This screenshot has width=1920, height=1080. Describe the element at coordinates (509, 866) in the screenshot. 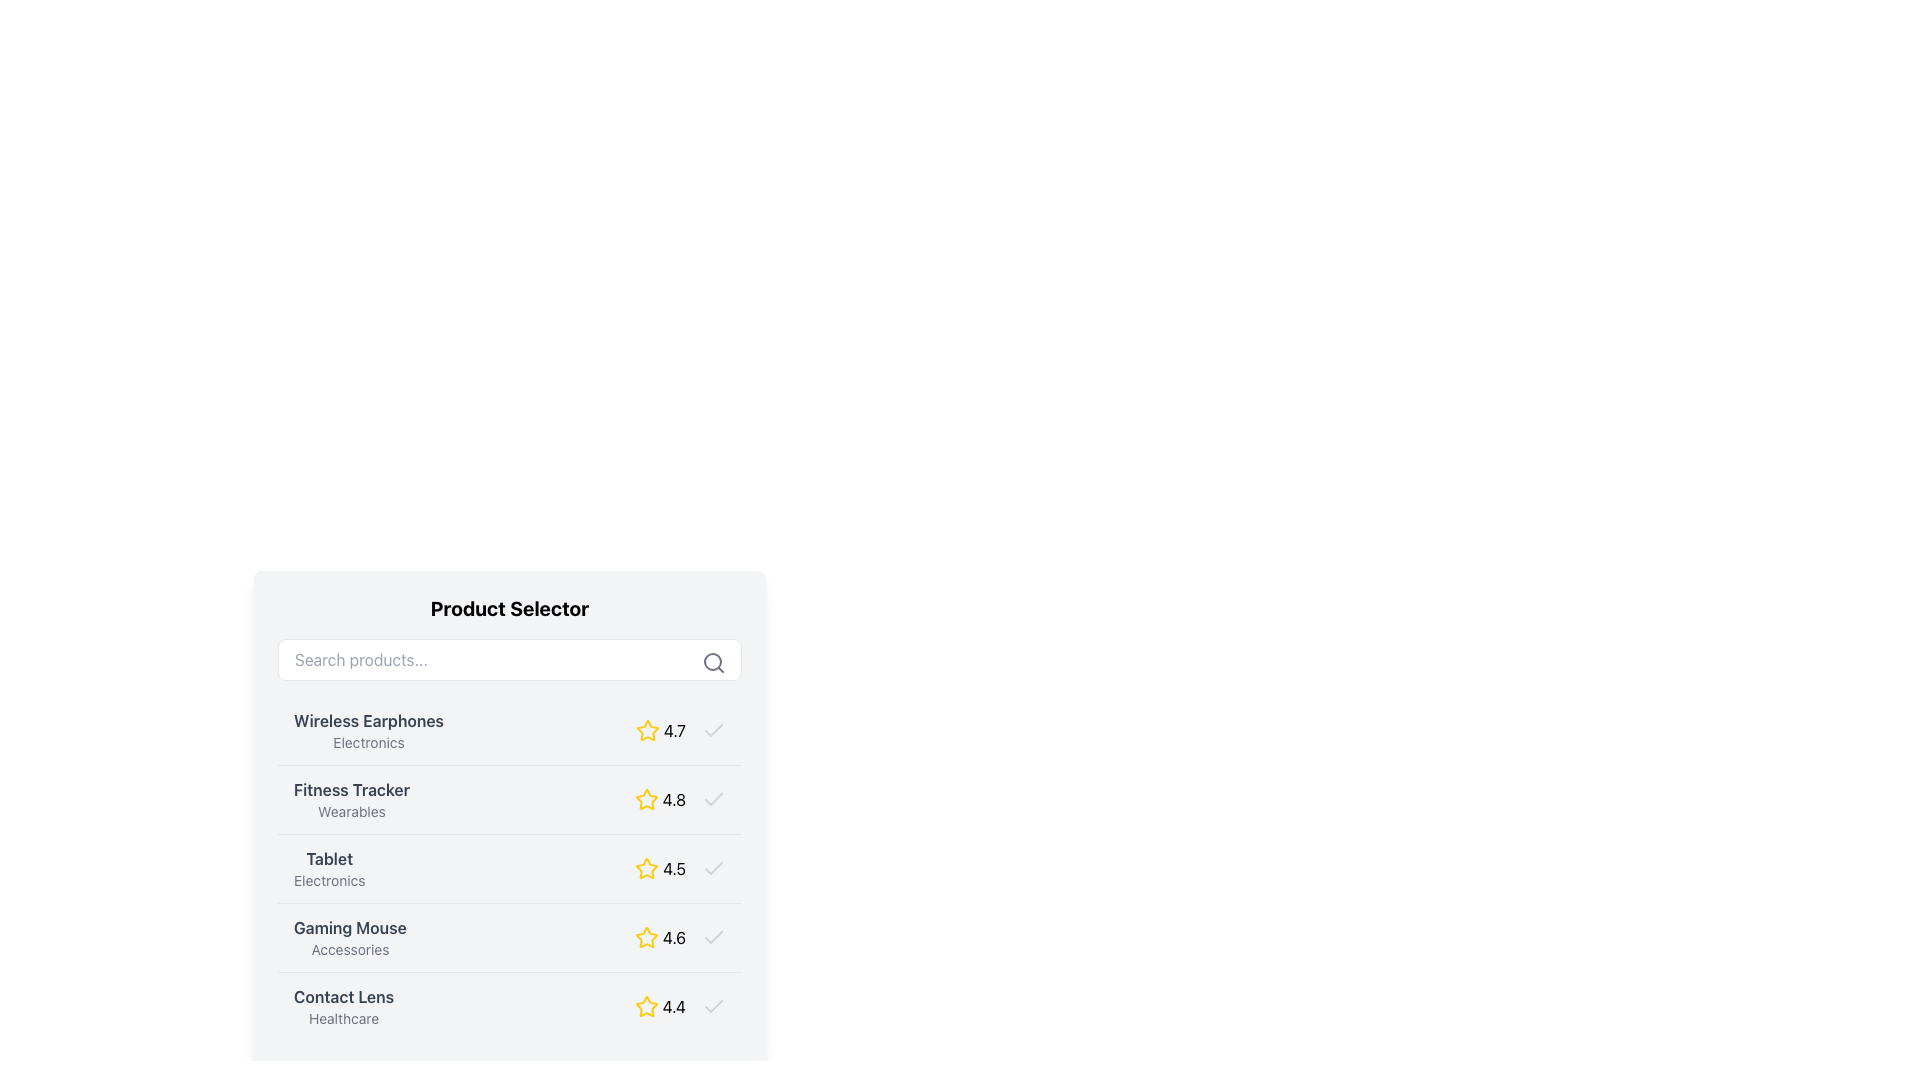

I see `the third list item titled 'Tablet' in the product selector interface` at that location.